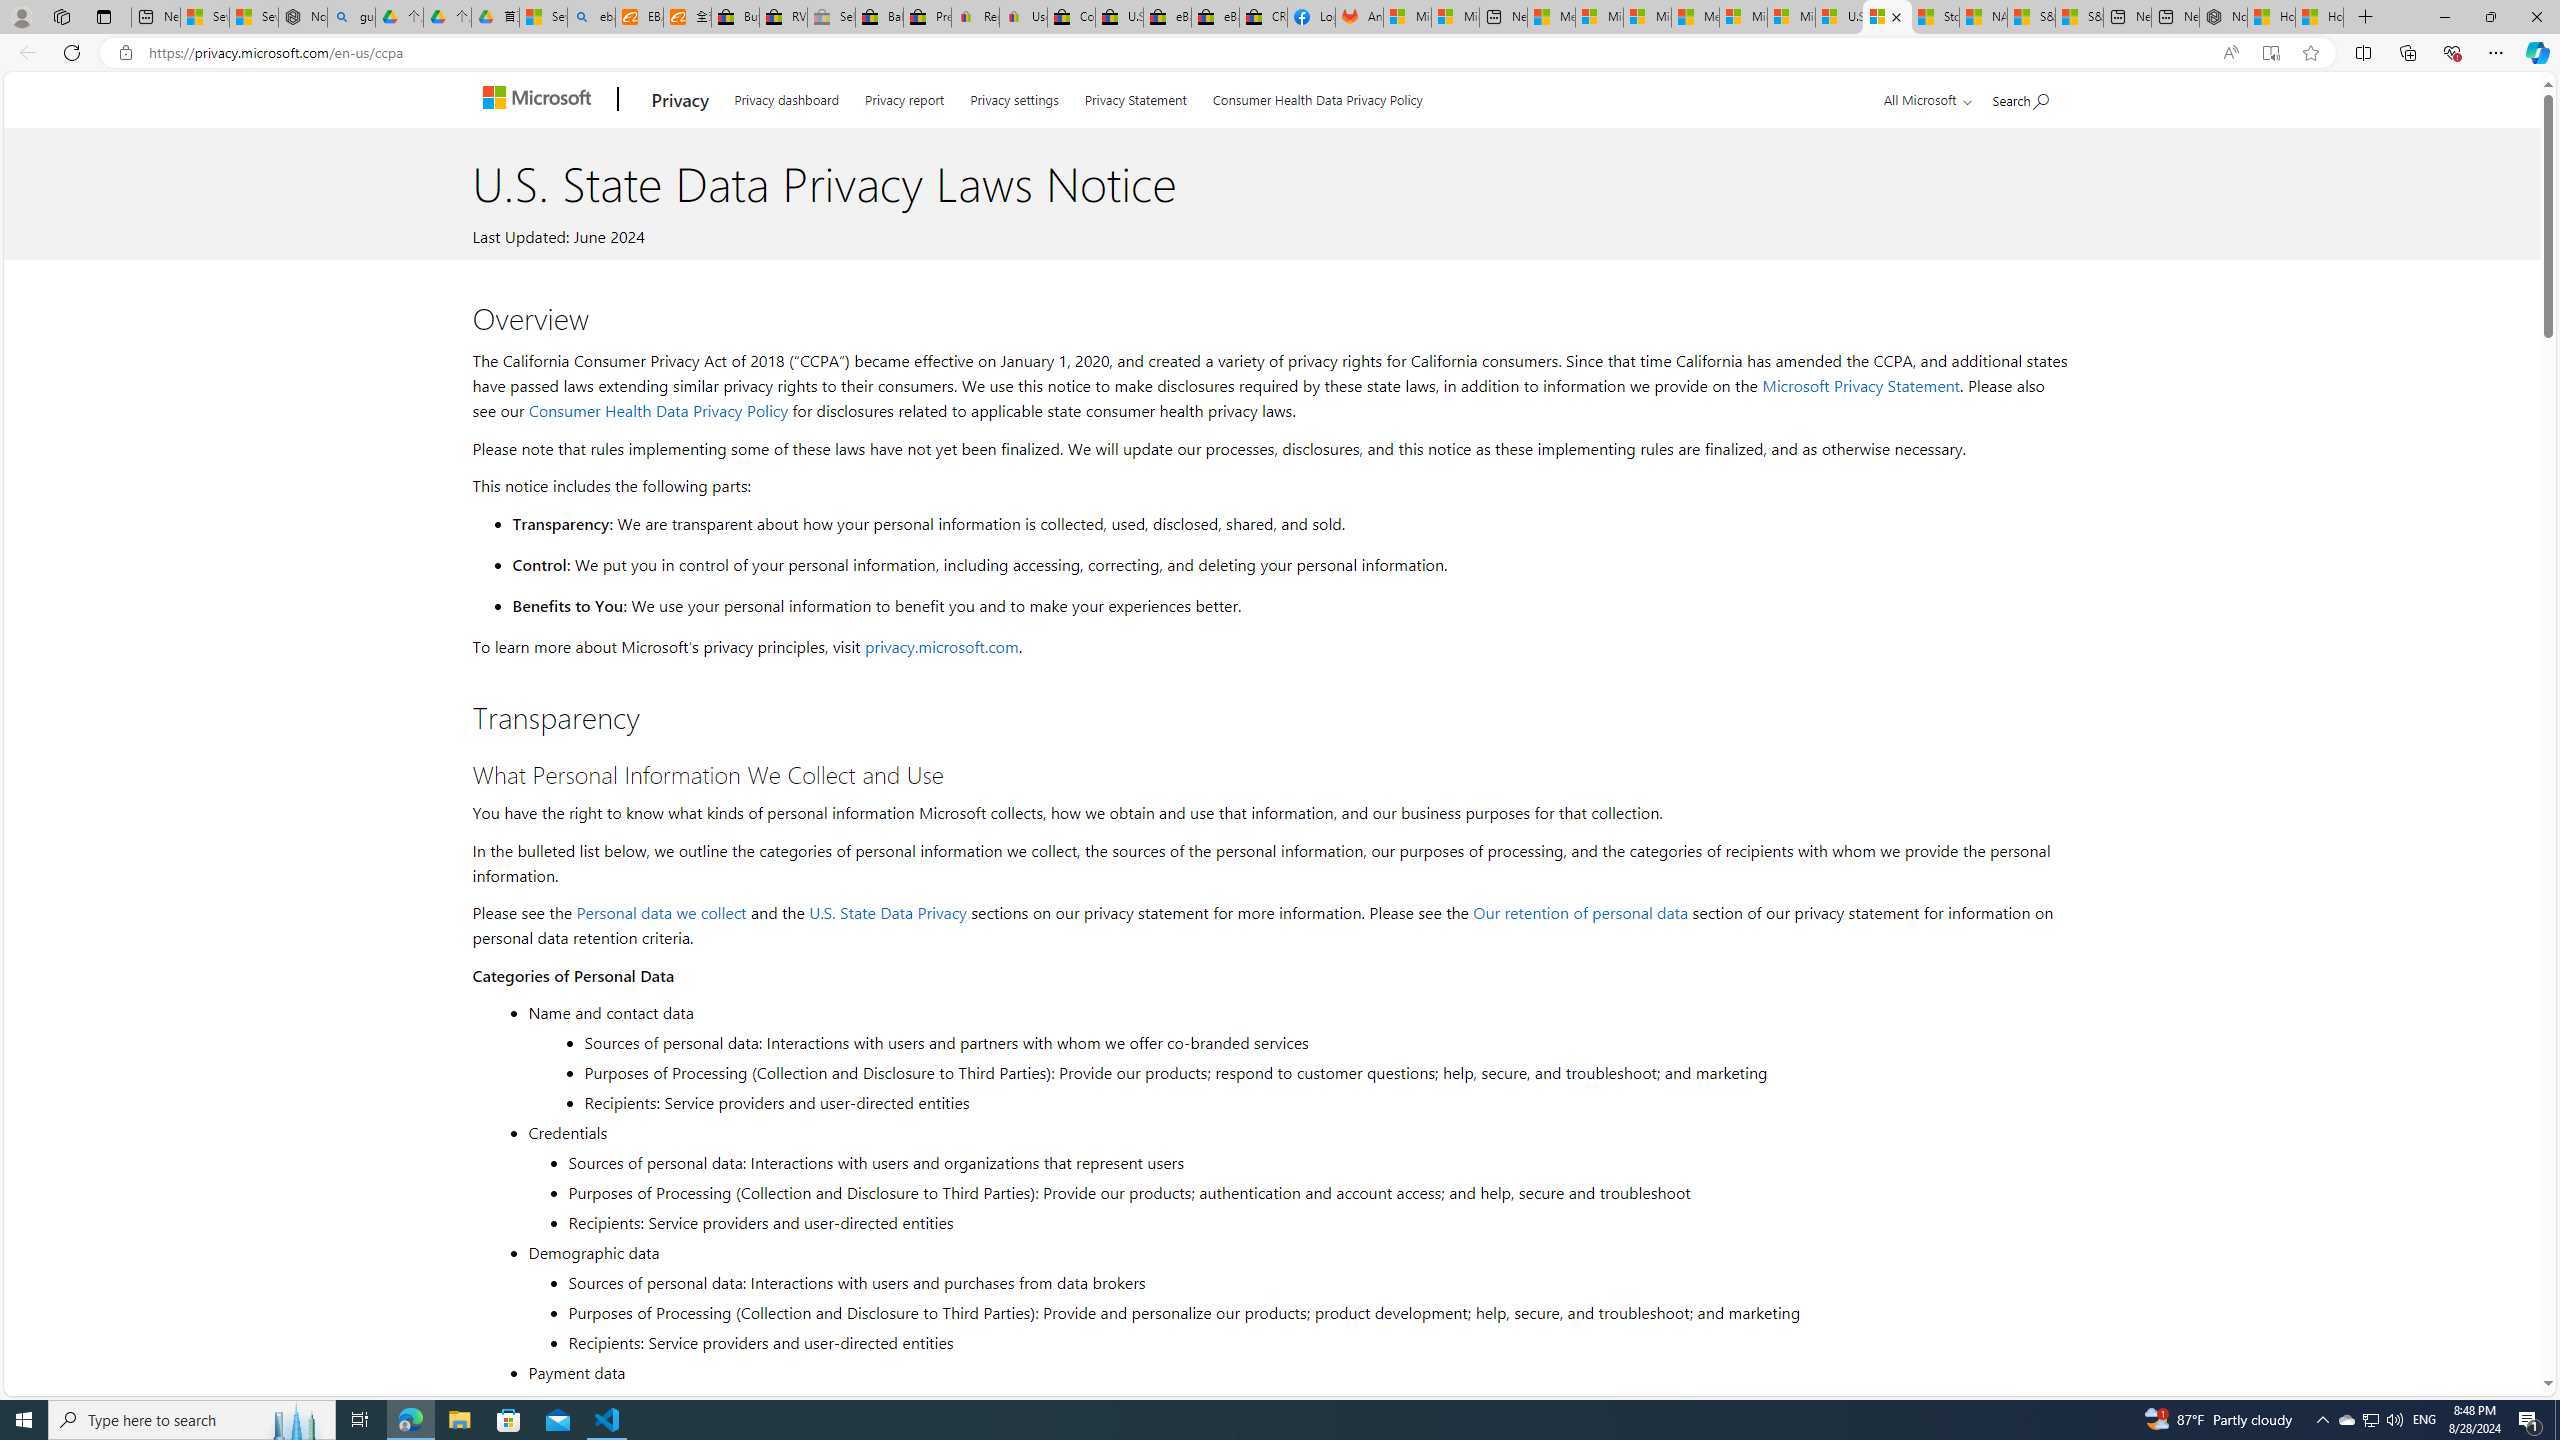 This screenshot has width=2560, height=1440. I want to click on 'Browser essentials', so click(2451, 51).